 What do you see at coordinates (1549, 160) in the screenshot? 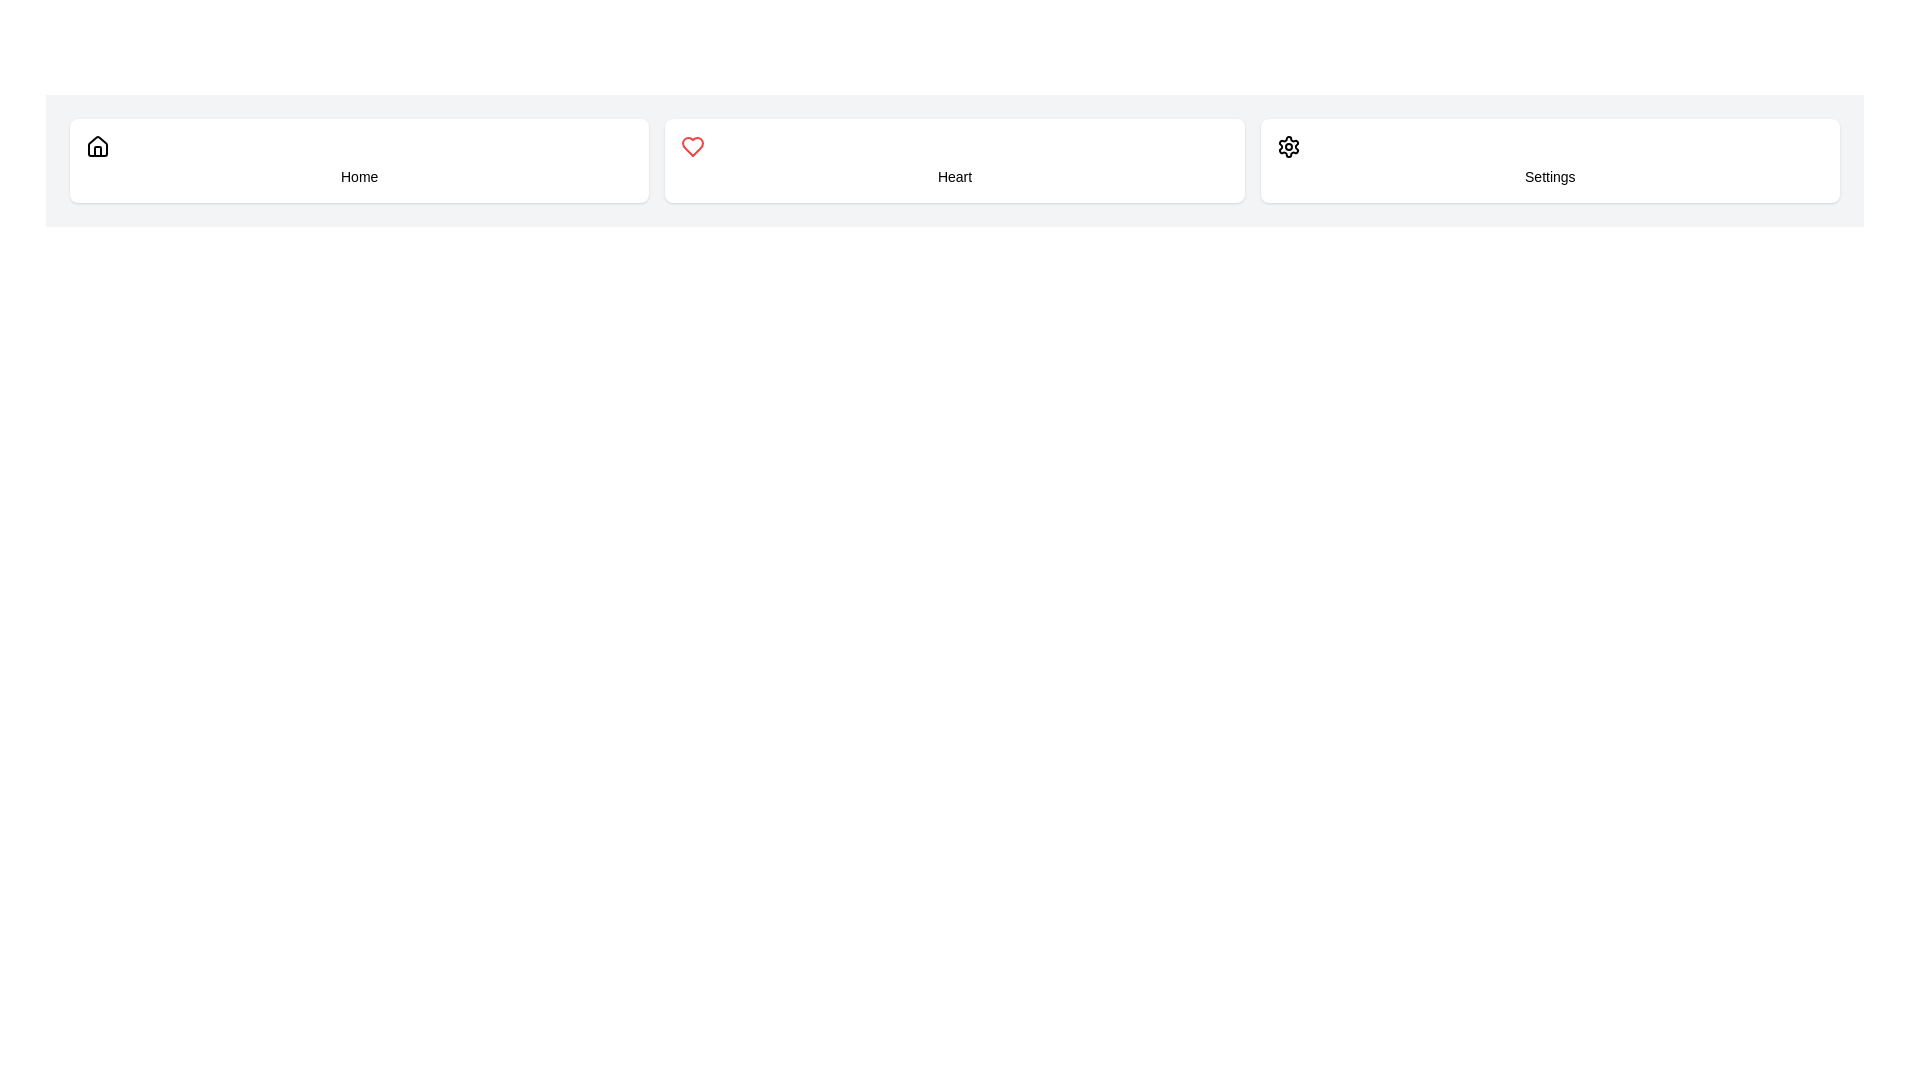
I see `the 'Settings' button` at bounding box center [1549, 160].